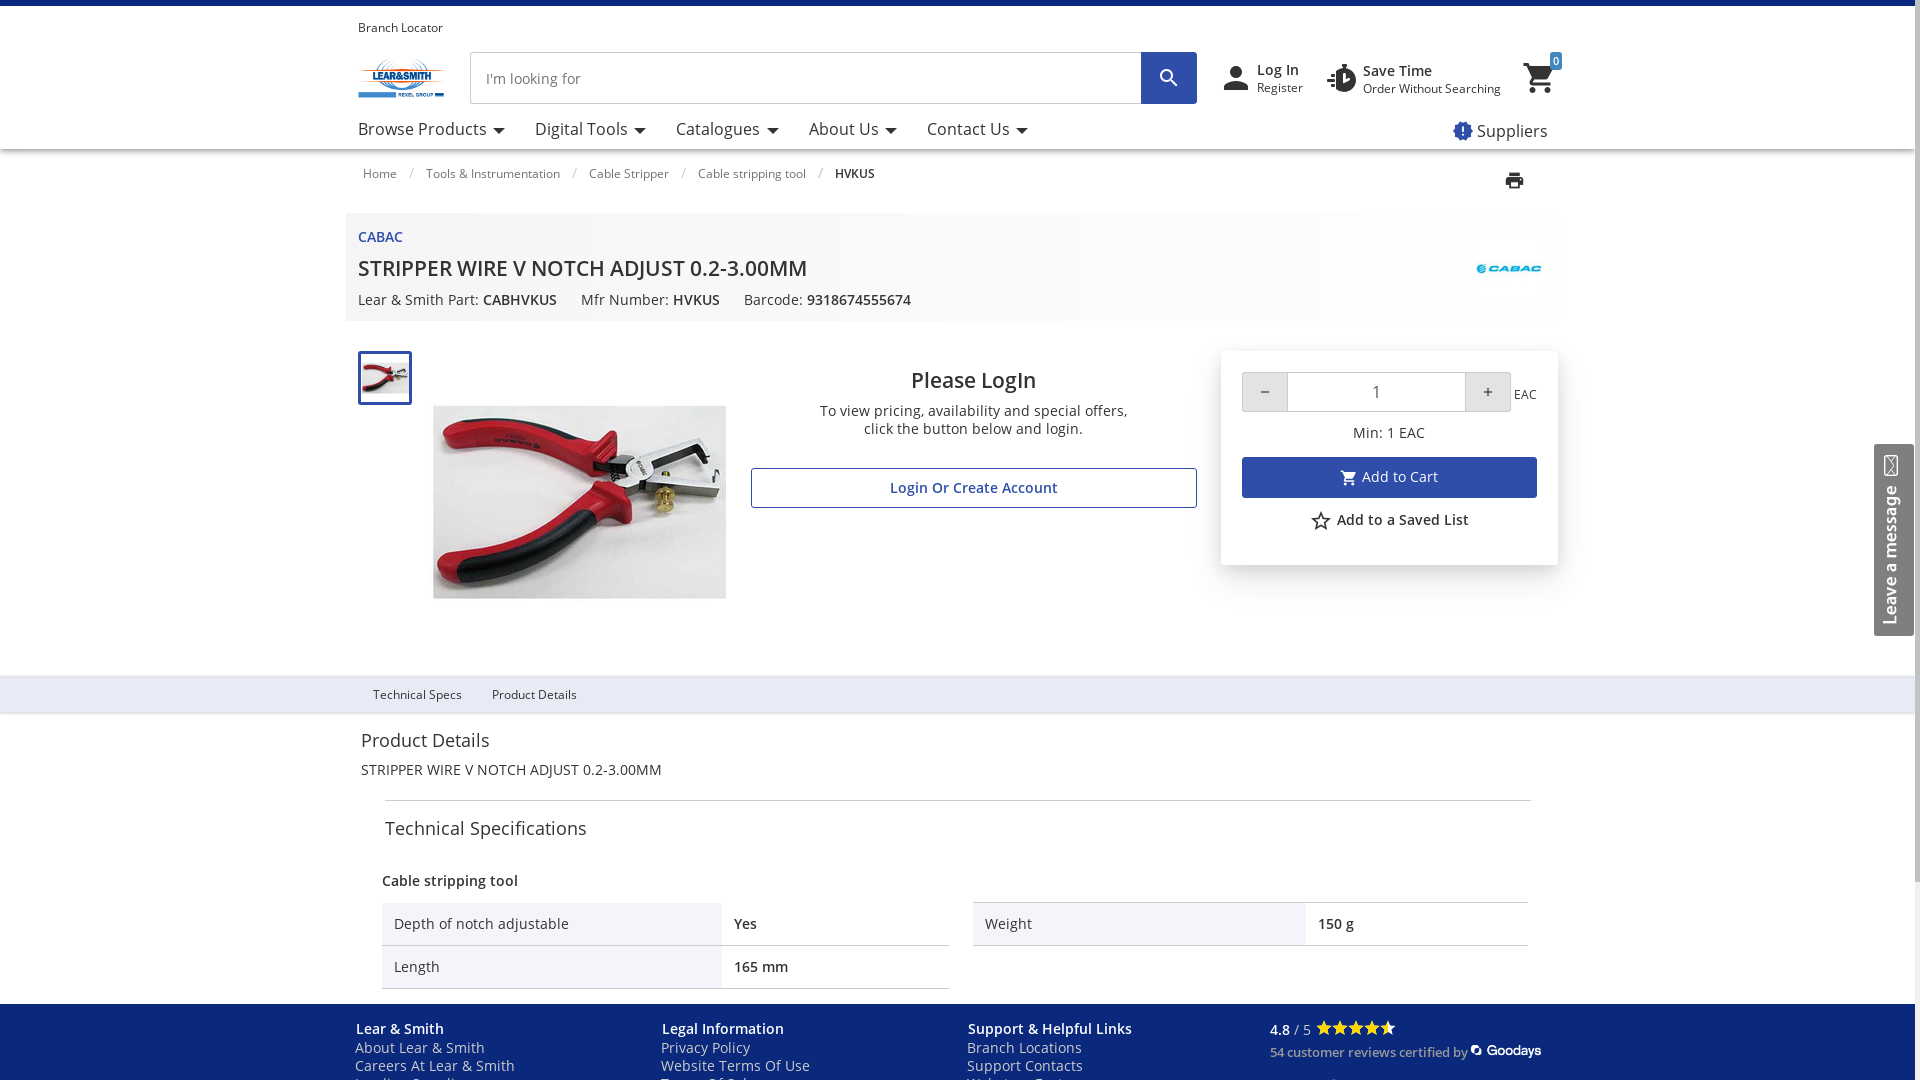 This screenshot has width=1920, height=1080. I want to click on 'star_border Add to a Saved List', so click(1387, 519).